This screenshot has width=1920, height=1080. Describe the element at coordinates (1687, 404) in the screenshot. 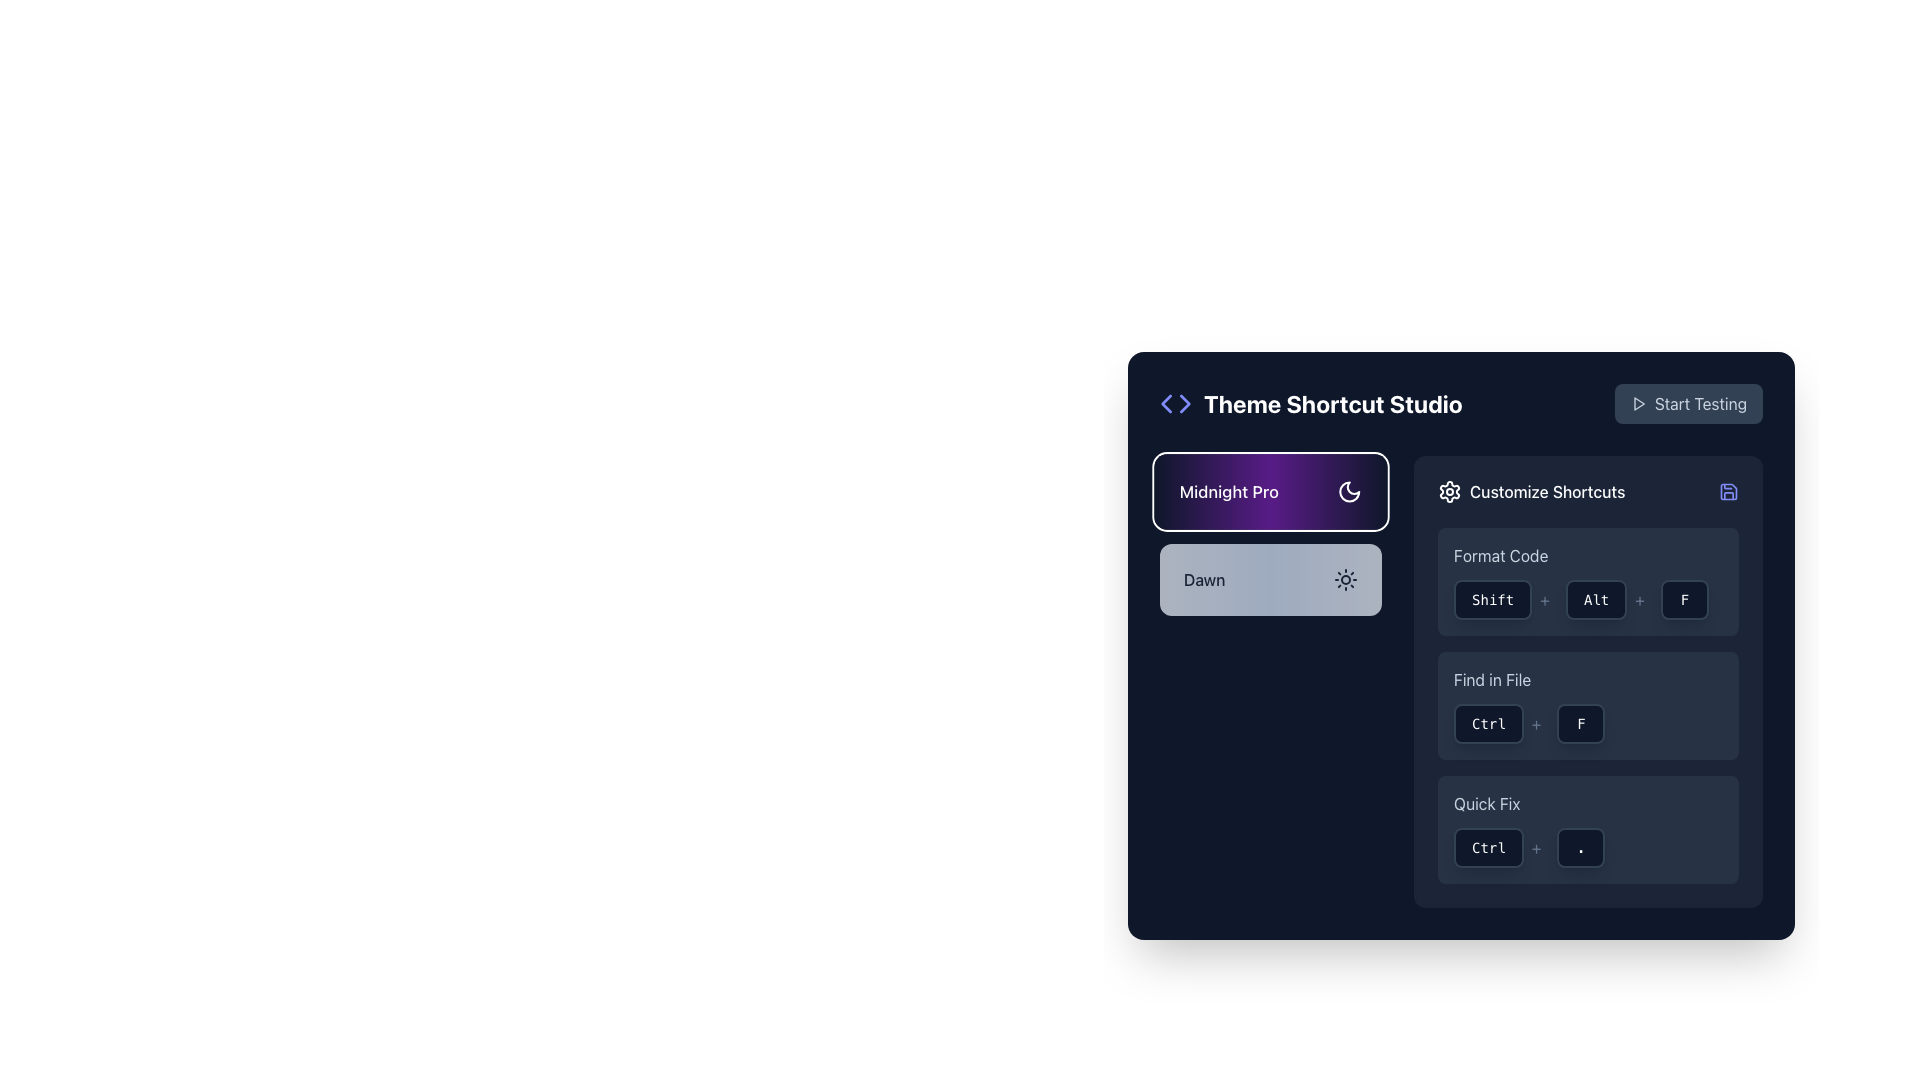

I see `the testing process initiation button located in the top-right corner, following the text 'Theme Shortcut Studio'` at that location.